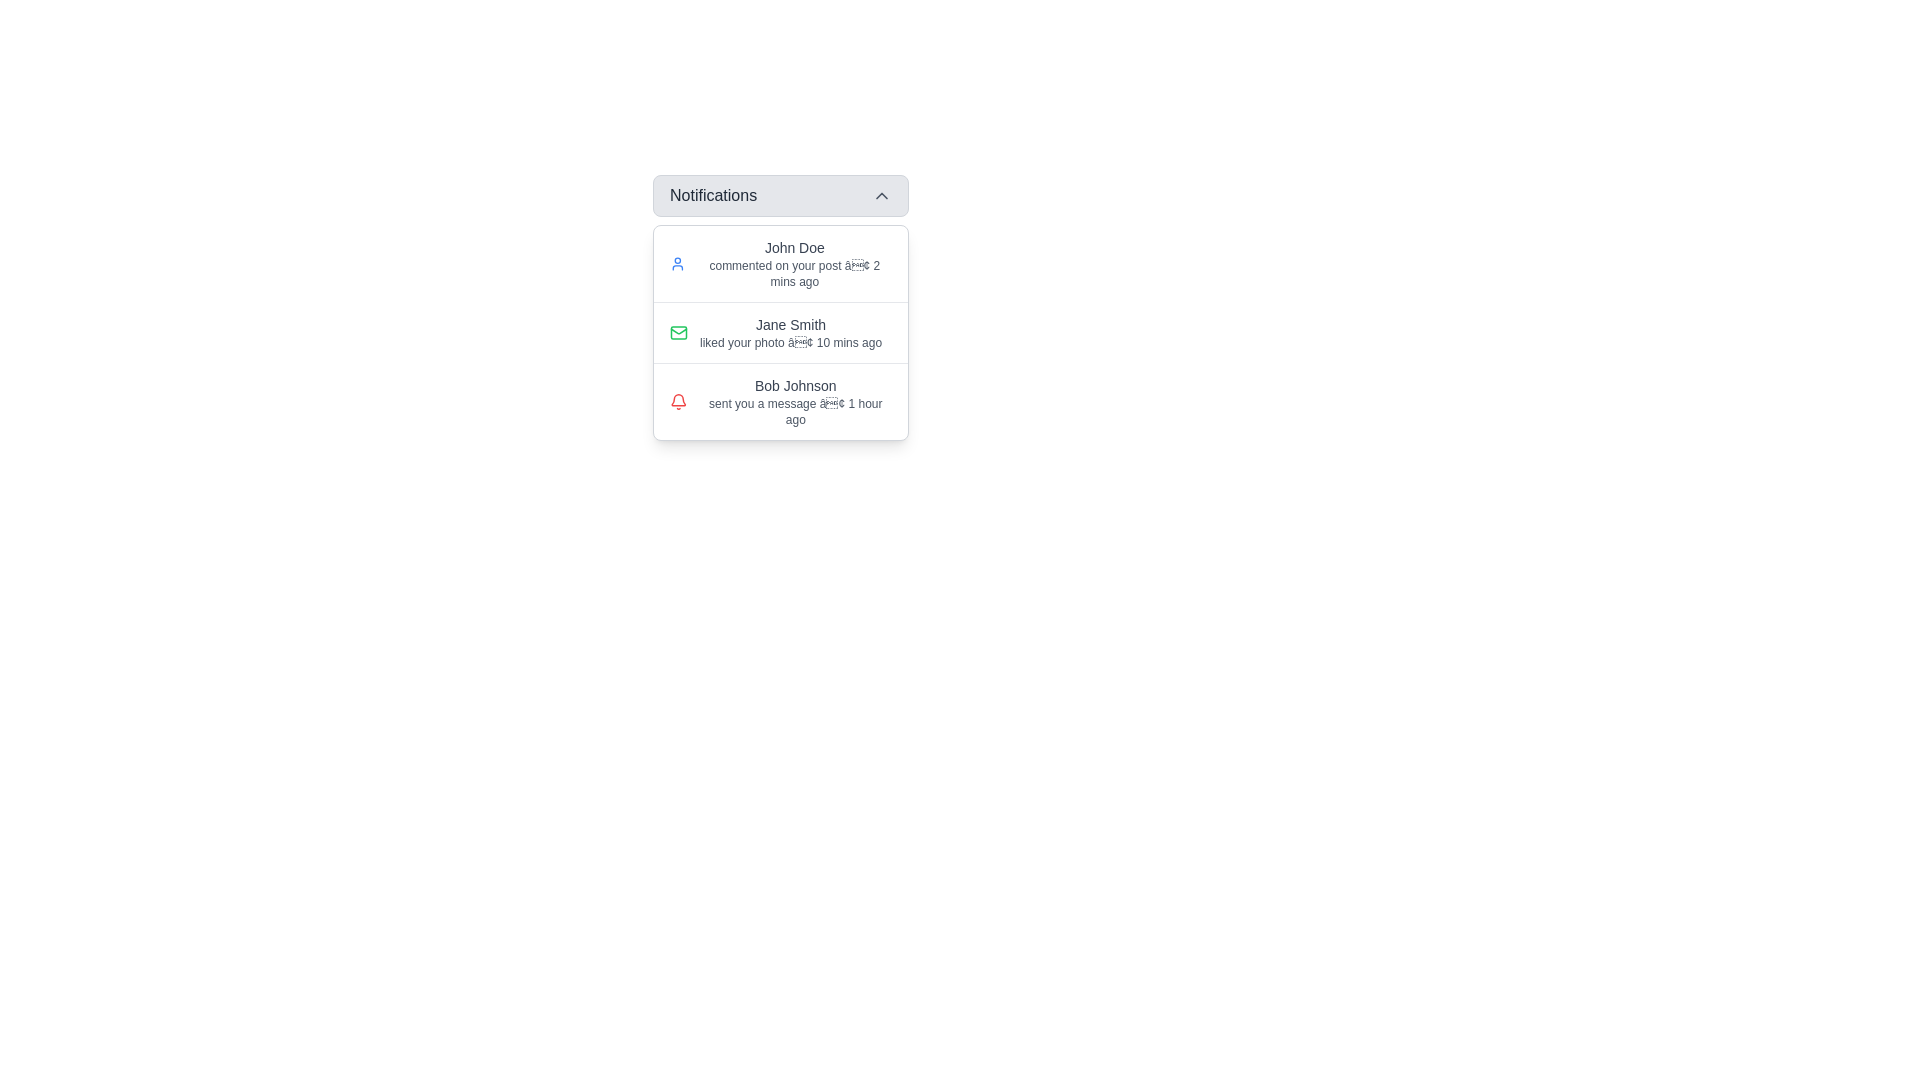  I want to click on the mail icon with a green stroke color, located to the left of the notification text 'Jane Smith liked your photo' in the notification dropdown, so click(678, 331).